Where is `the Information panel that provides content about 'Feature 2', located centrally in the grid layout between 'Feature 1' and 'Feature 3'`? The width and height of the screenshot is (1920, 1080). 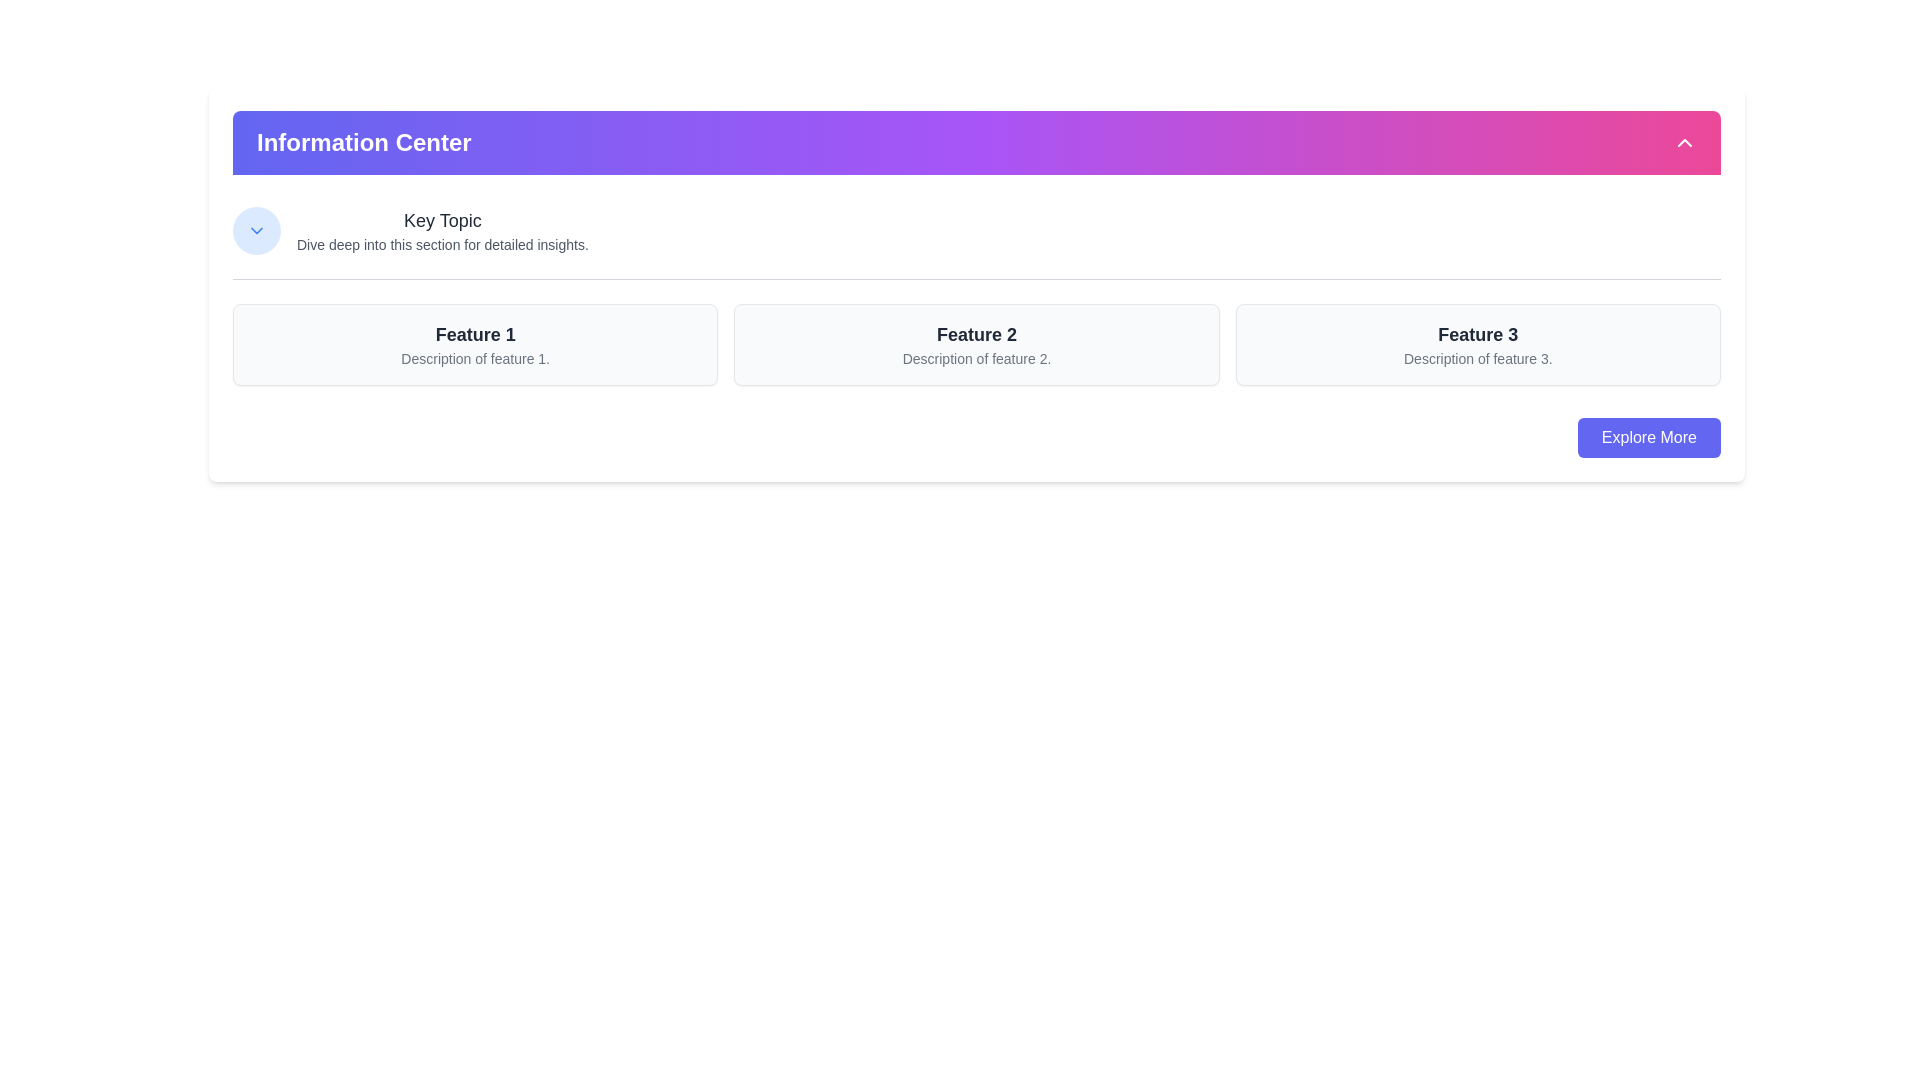
the Information panel that provides content about 'Feature 2', located centrally in the grid layout between 'Feature 1' and 'Feature 3' is located at coordinates (976, 343).